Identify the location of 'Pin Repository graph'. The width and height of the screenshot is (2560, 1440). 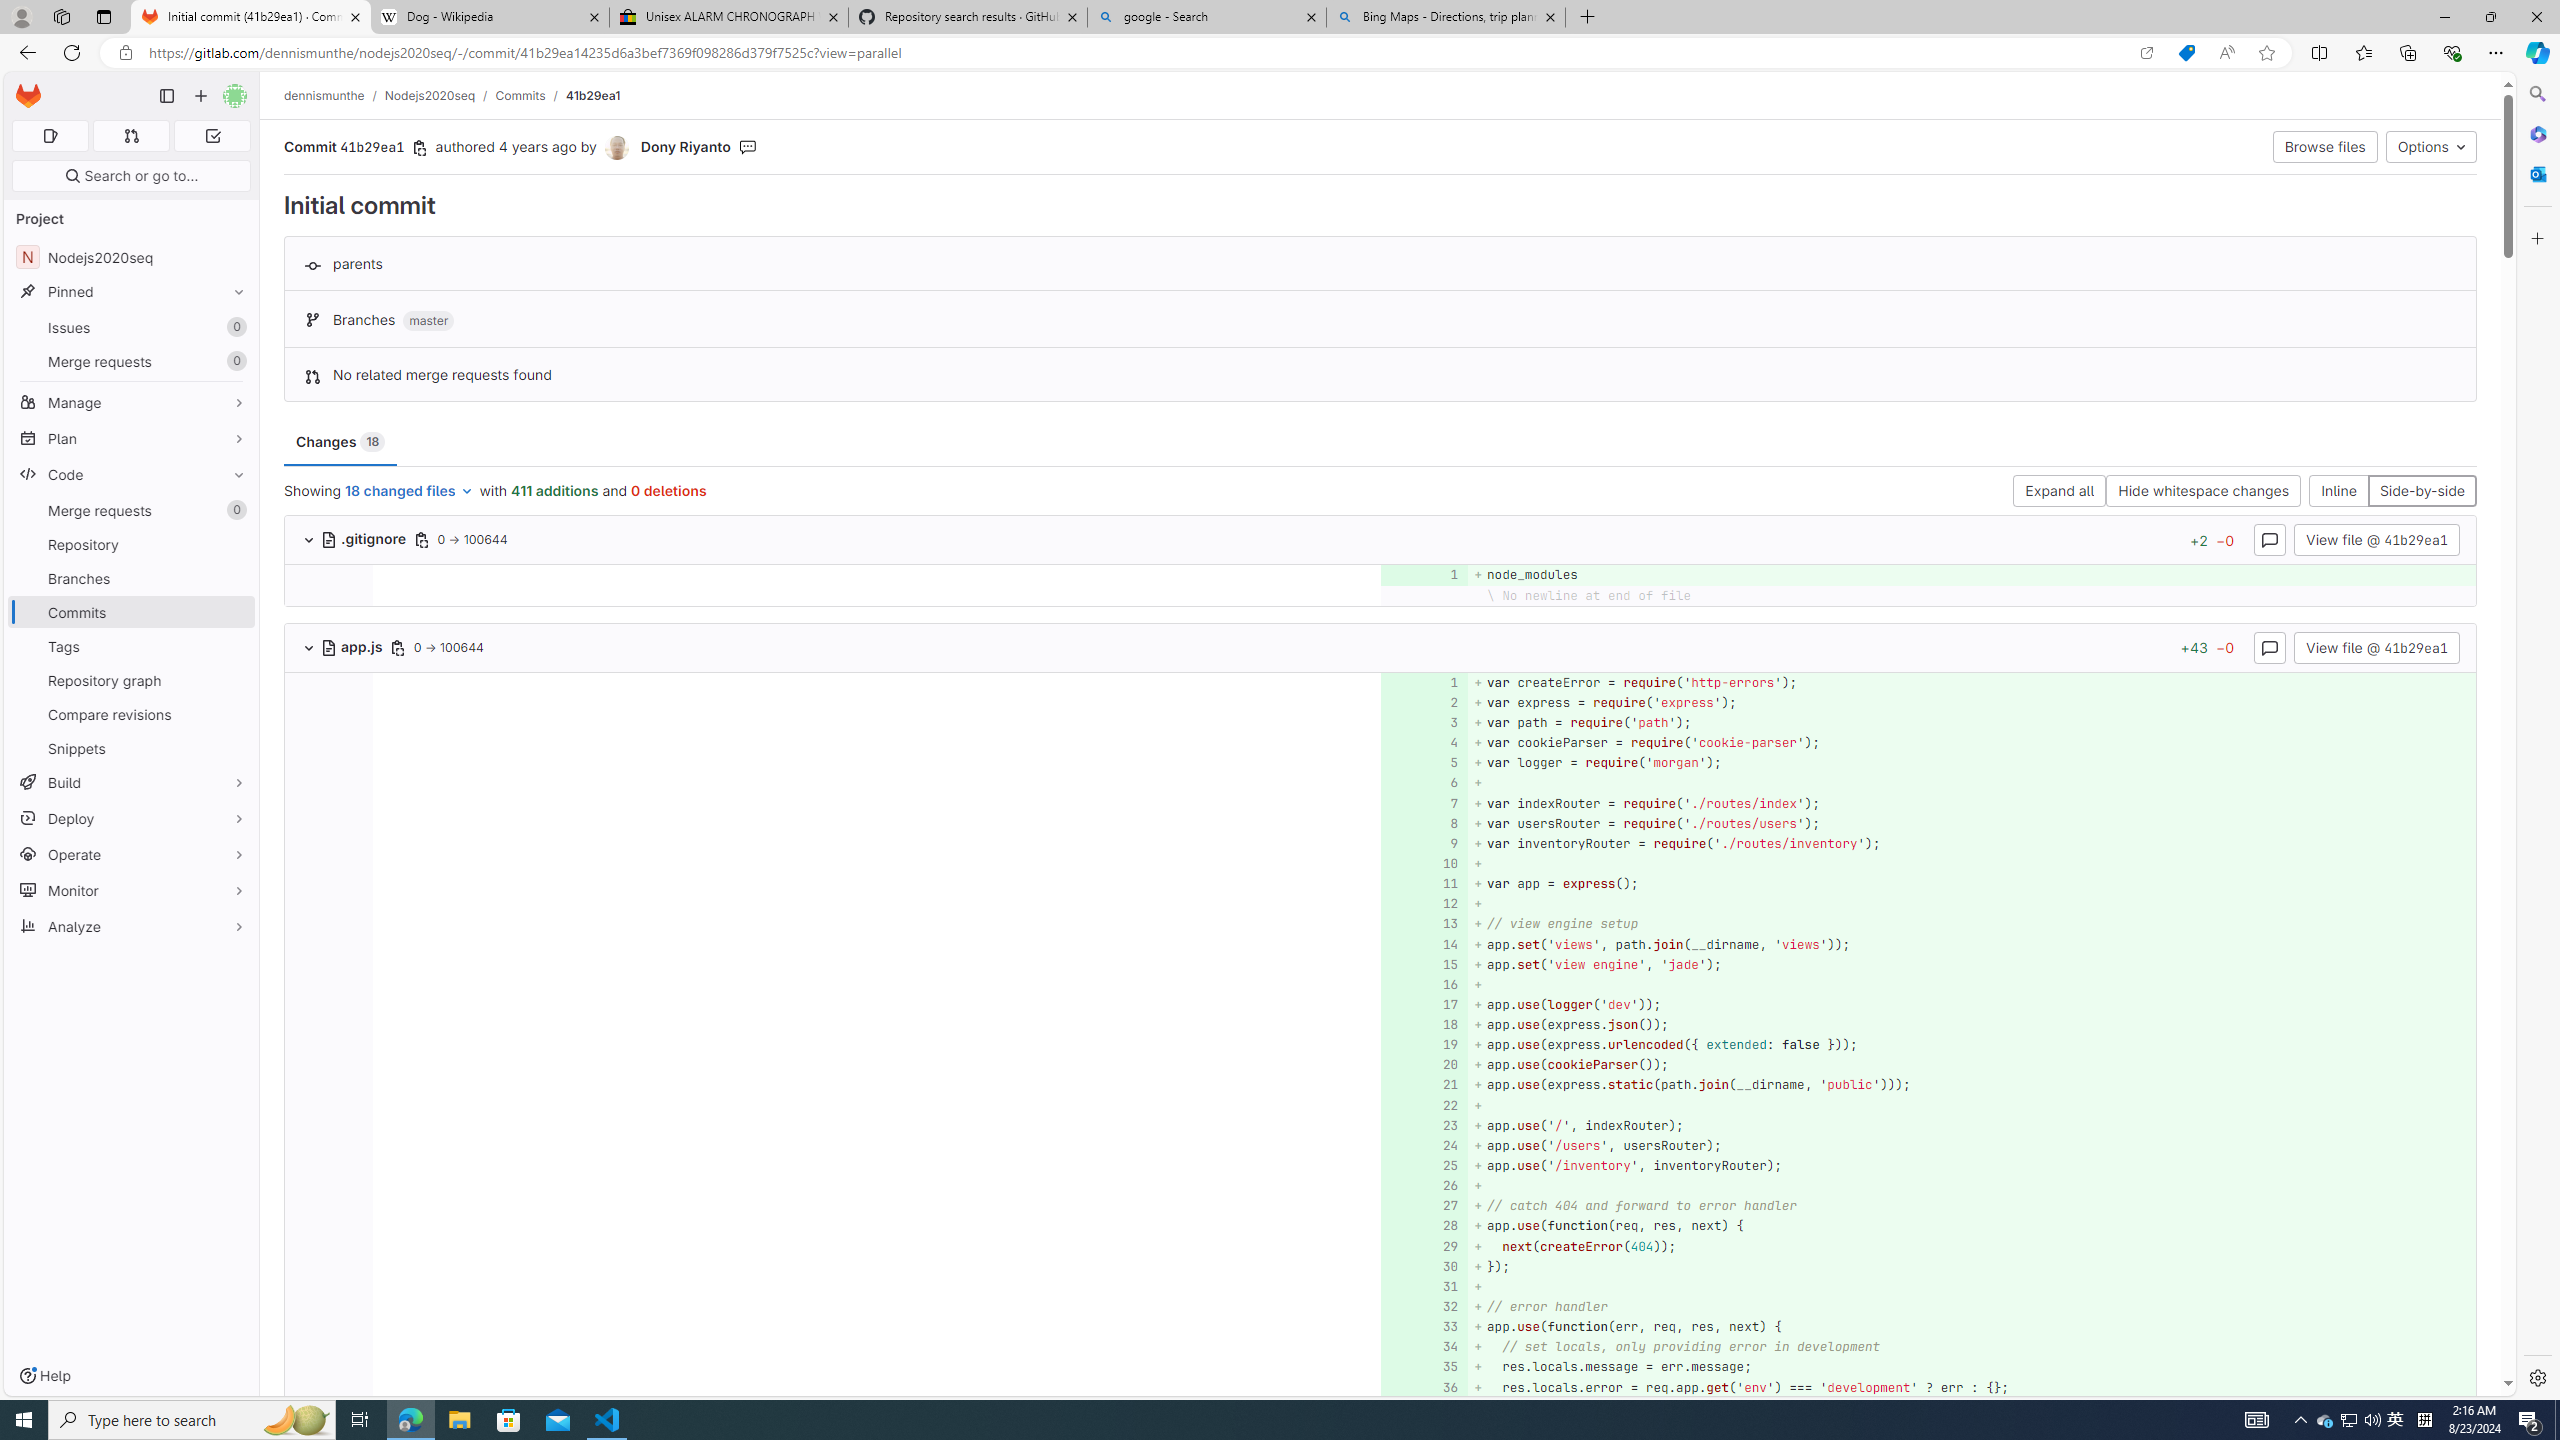
(233, 679).